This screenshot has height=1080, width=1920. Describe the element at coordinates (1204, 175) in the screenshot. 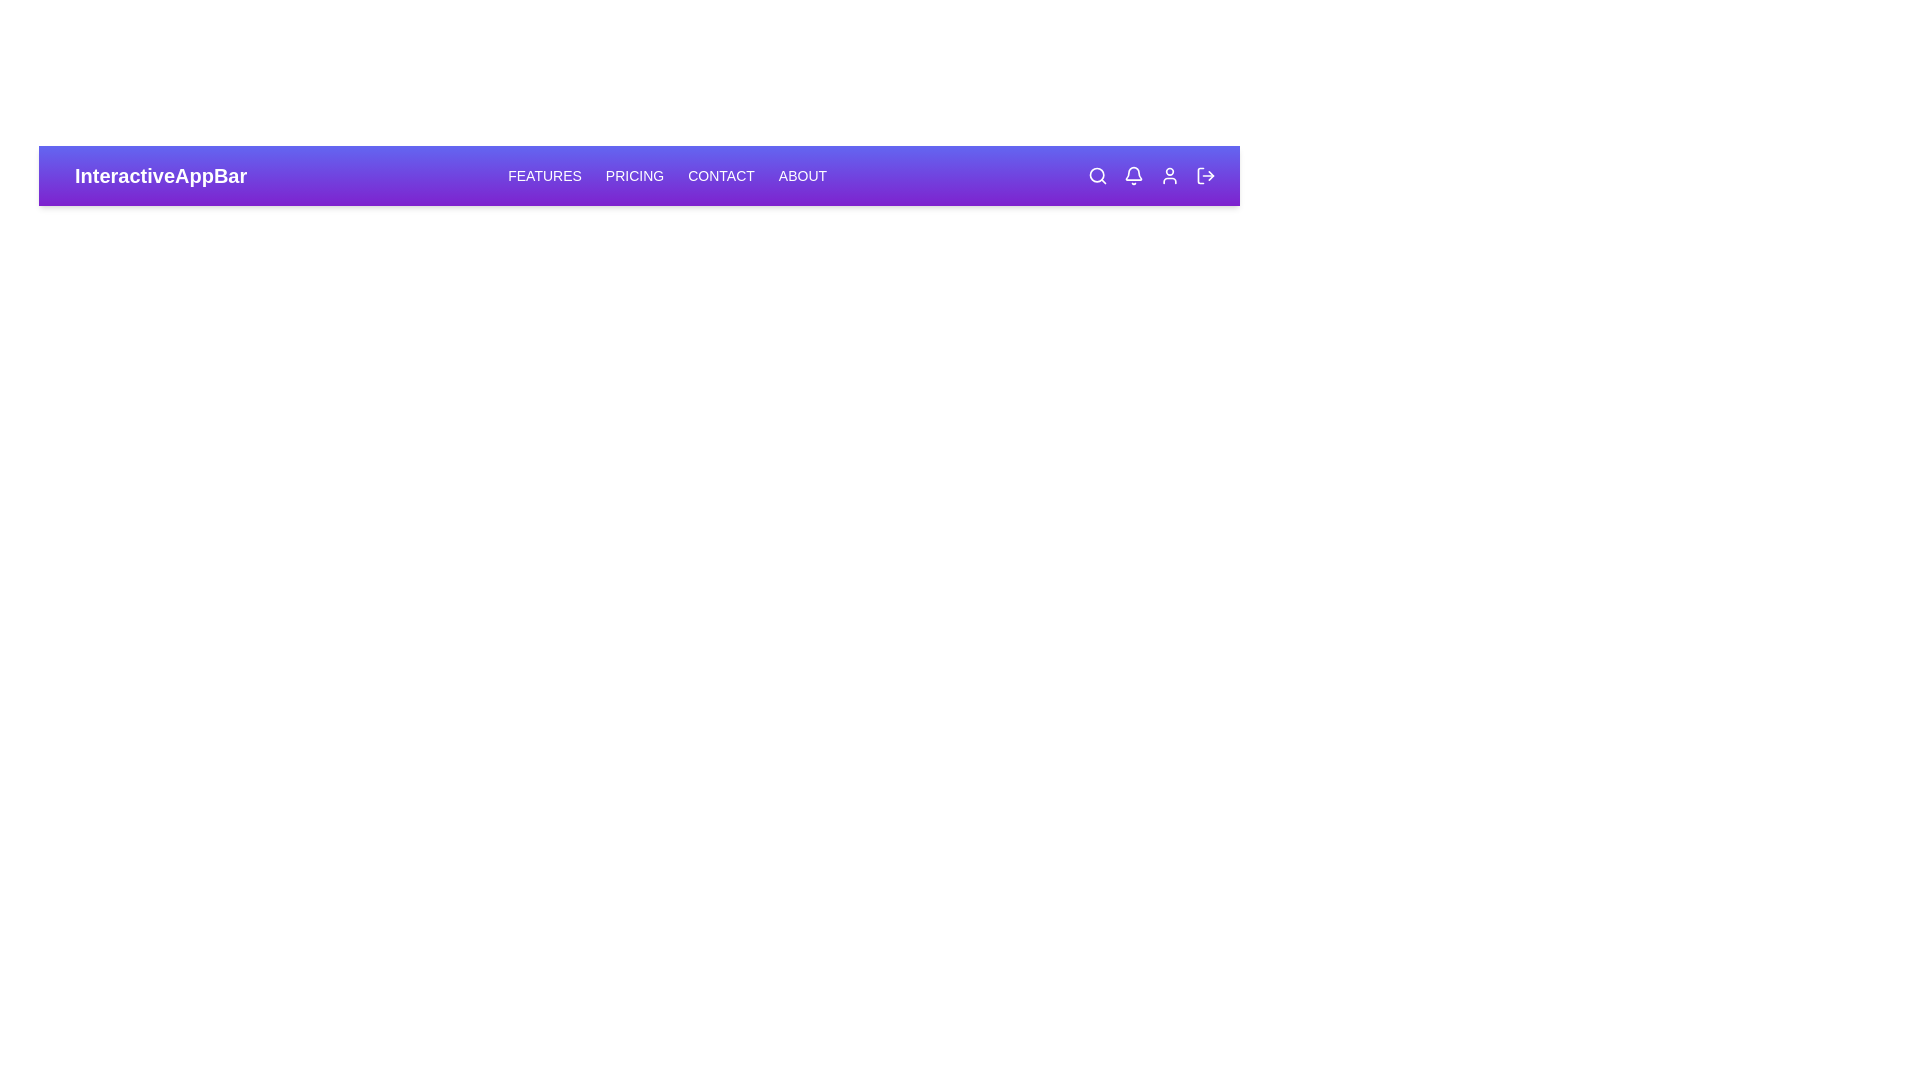

I see `the 'LogOut' icon to log out` at that location.